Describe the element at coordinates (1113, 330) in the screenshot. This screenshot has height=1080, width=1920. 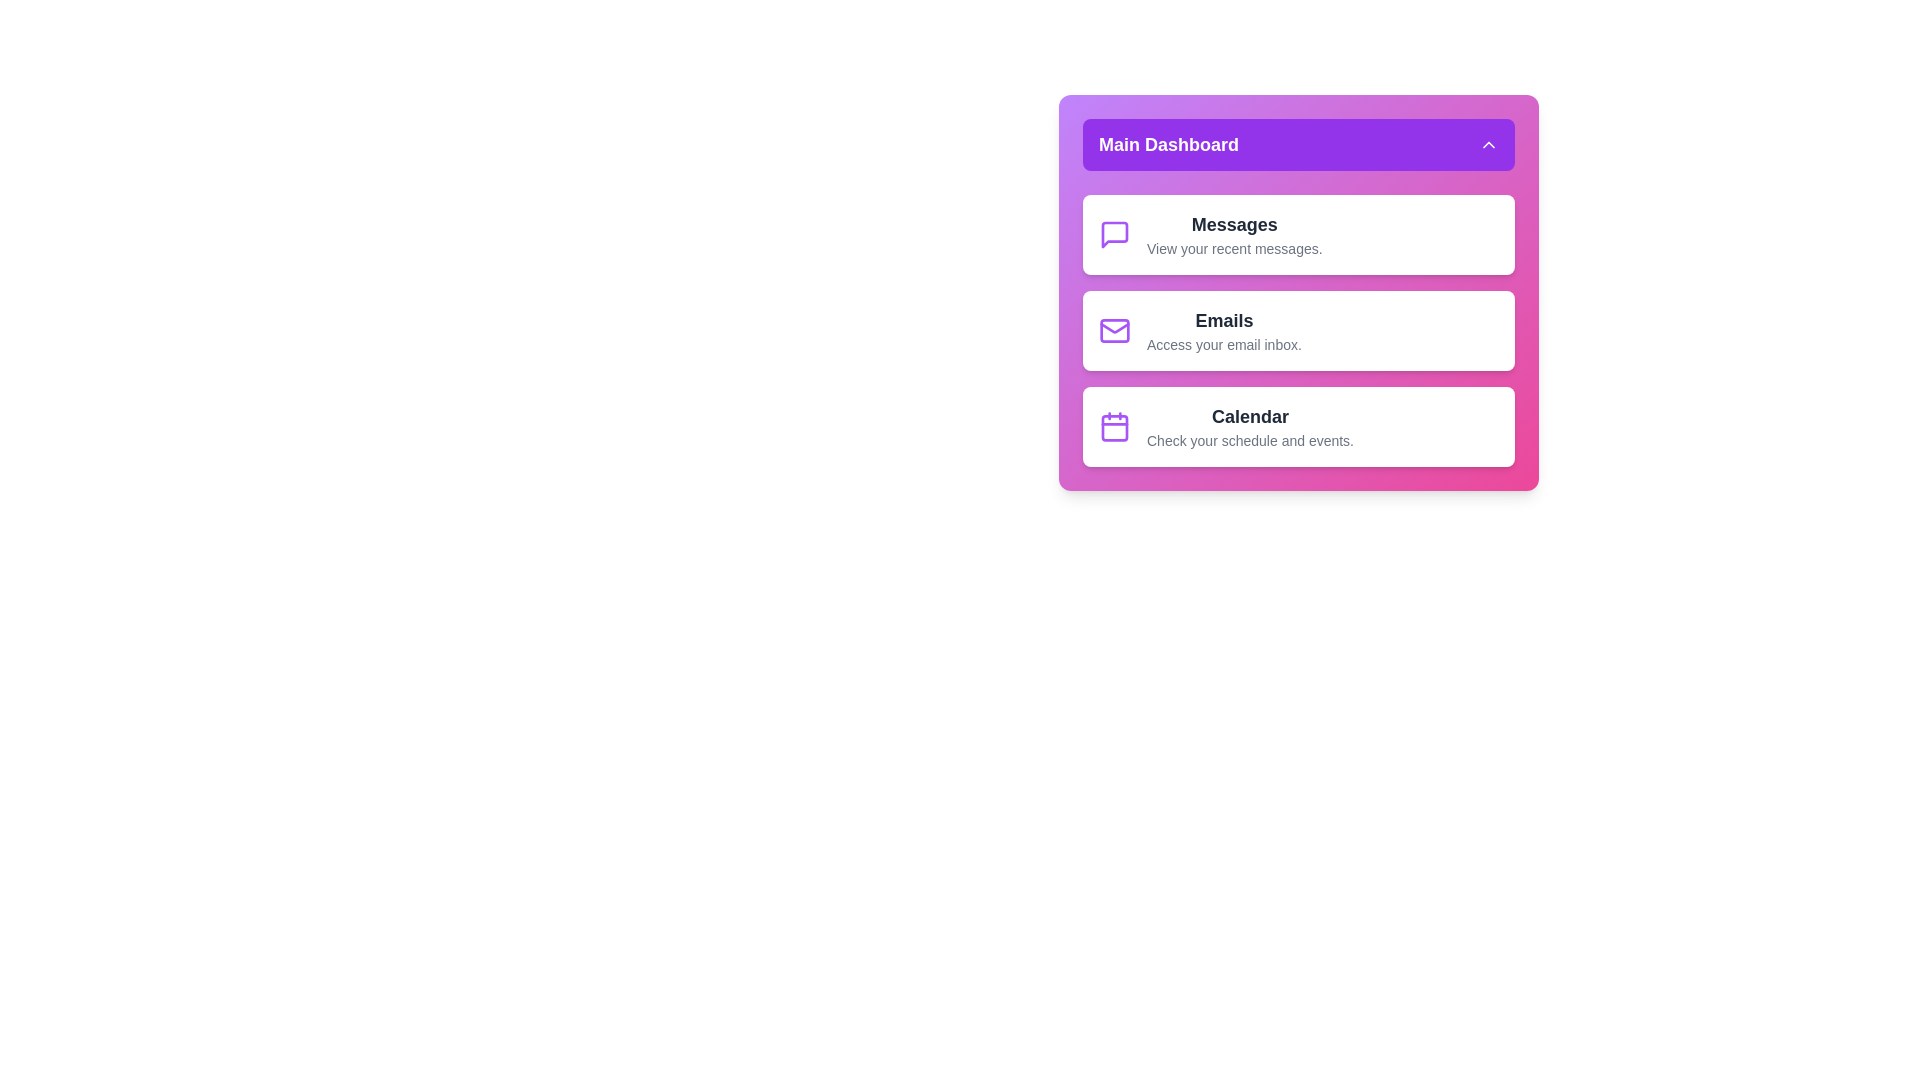
I see `the menu item icon for Emails` at that location.